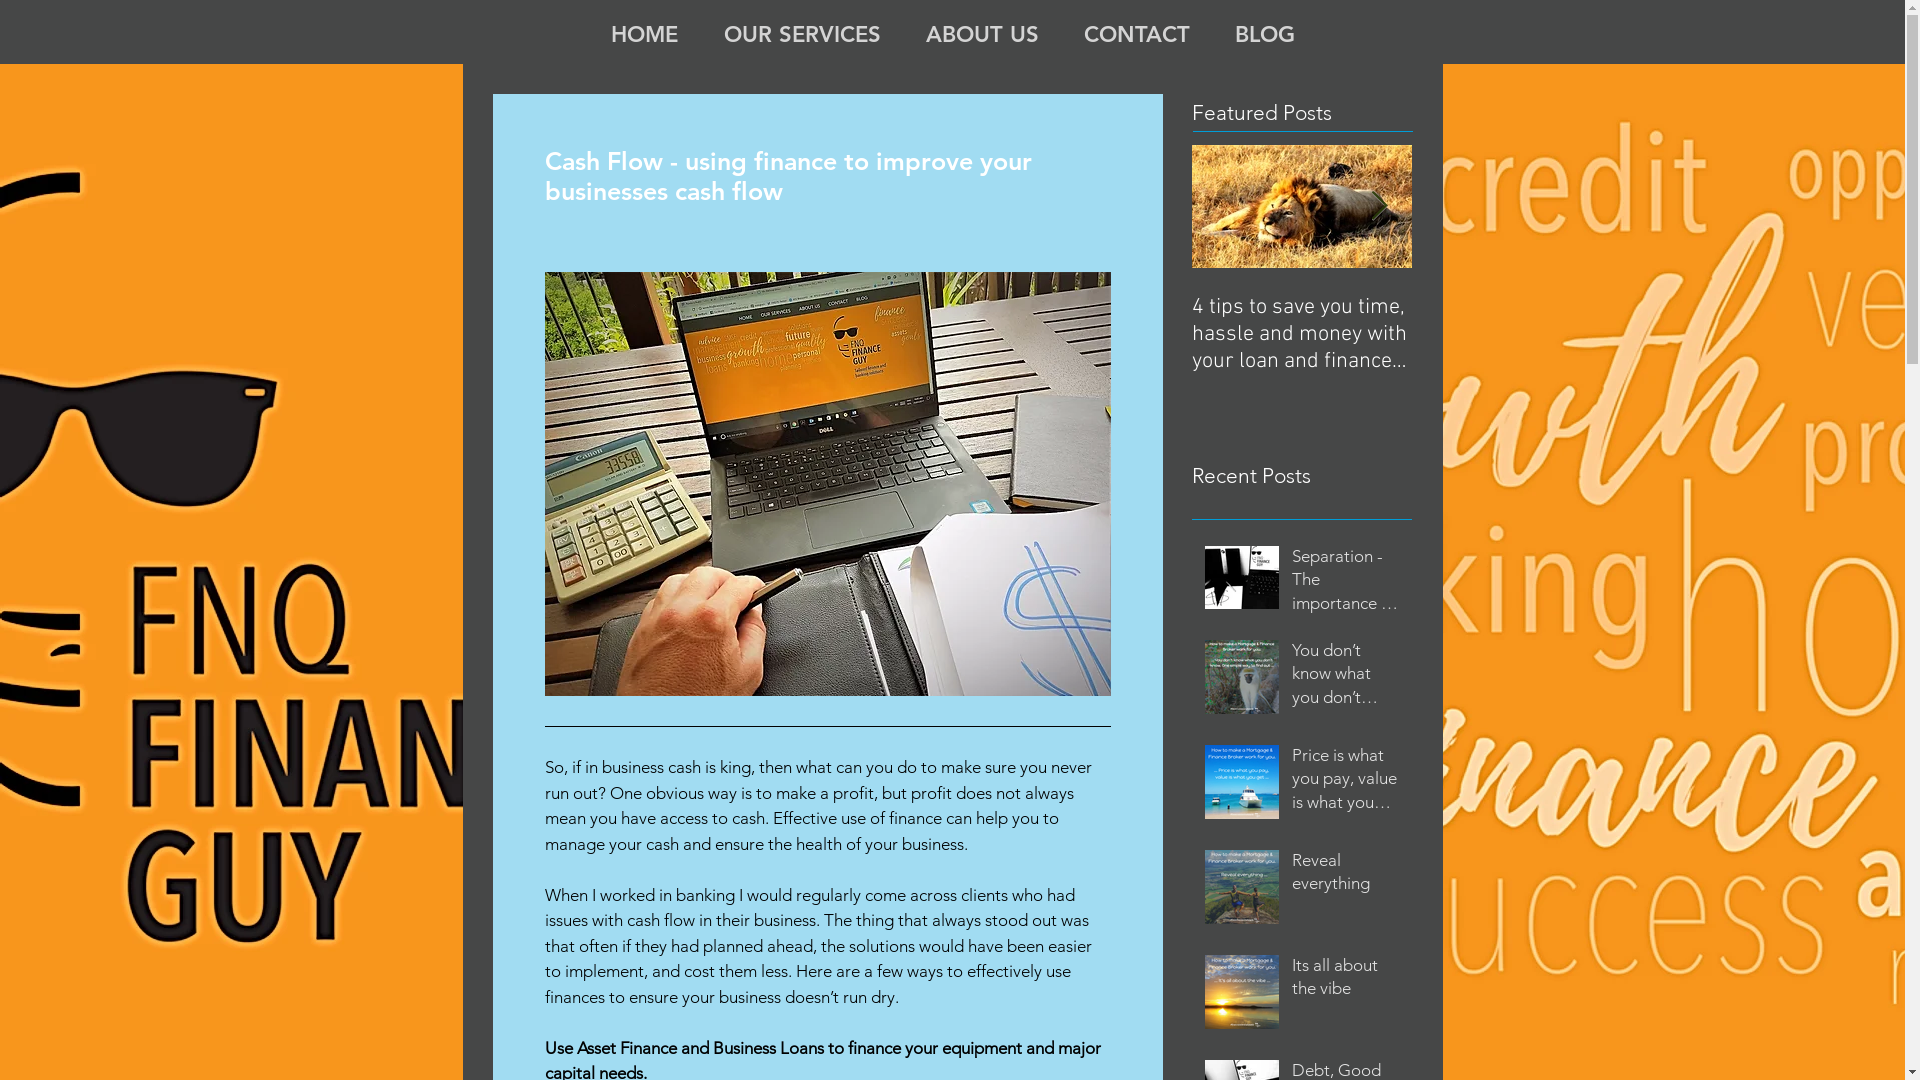  I want to click on 'HOME', so click(587, 31).